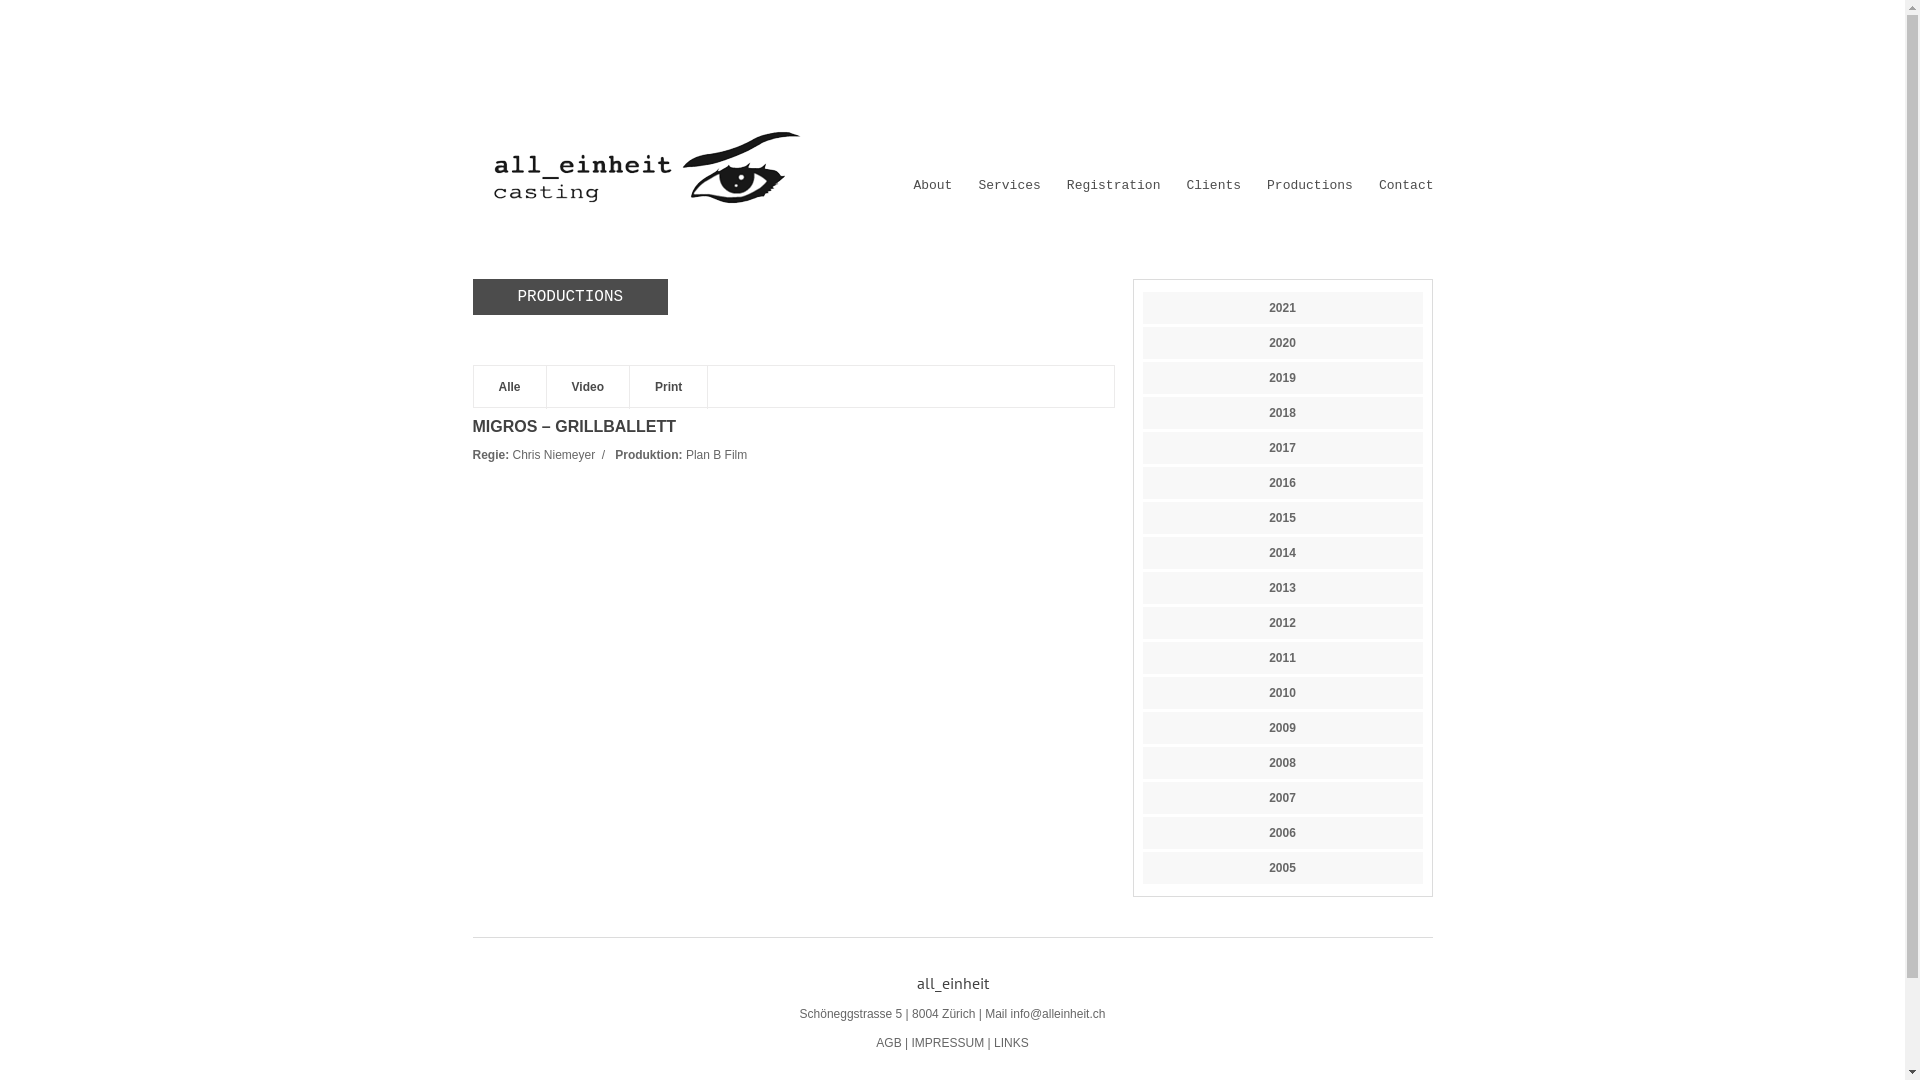 This screenshot has width=1920, height=1080. What do you see at coordinates (1281, 308) in the screenshot?
I see `'2021'` at bounding box center [1281, 308].